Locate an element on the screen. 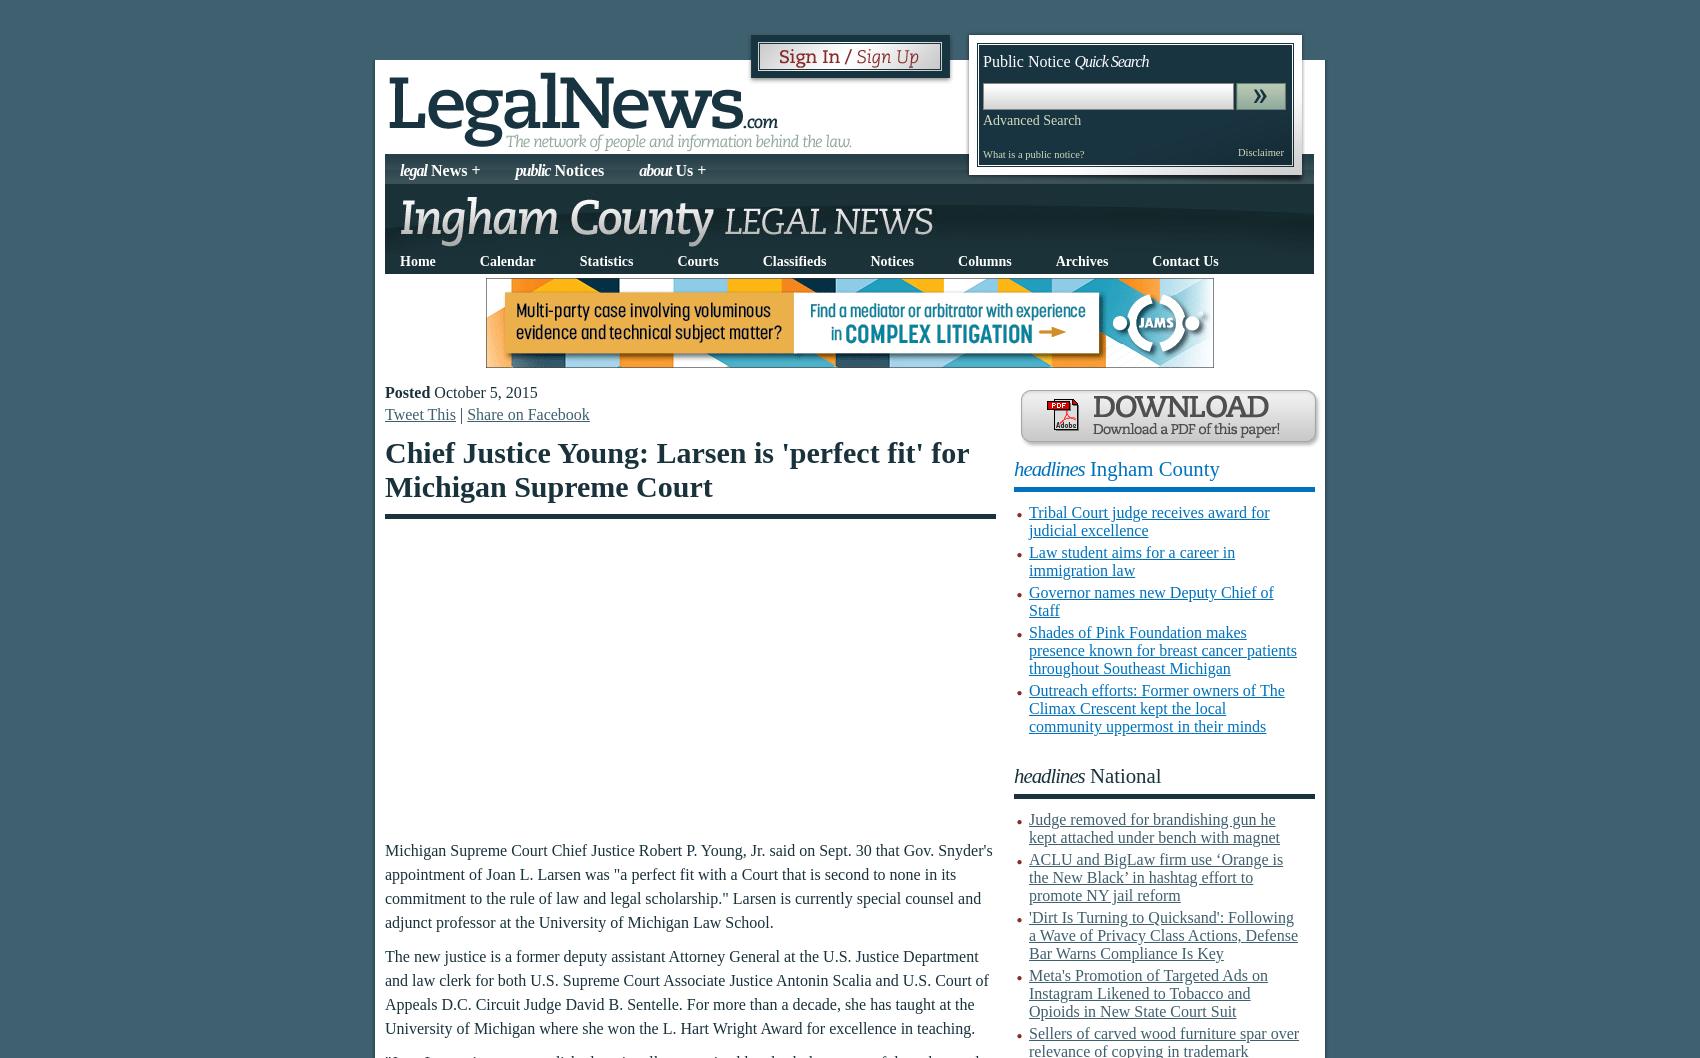 The height and width of the screenshot is (1058, 1700). 'Governor names new Deputy Chief of Staff' is located at coordinates (1151, 601).